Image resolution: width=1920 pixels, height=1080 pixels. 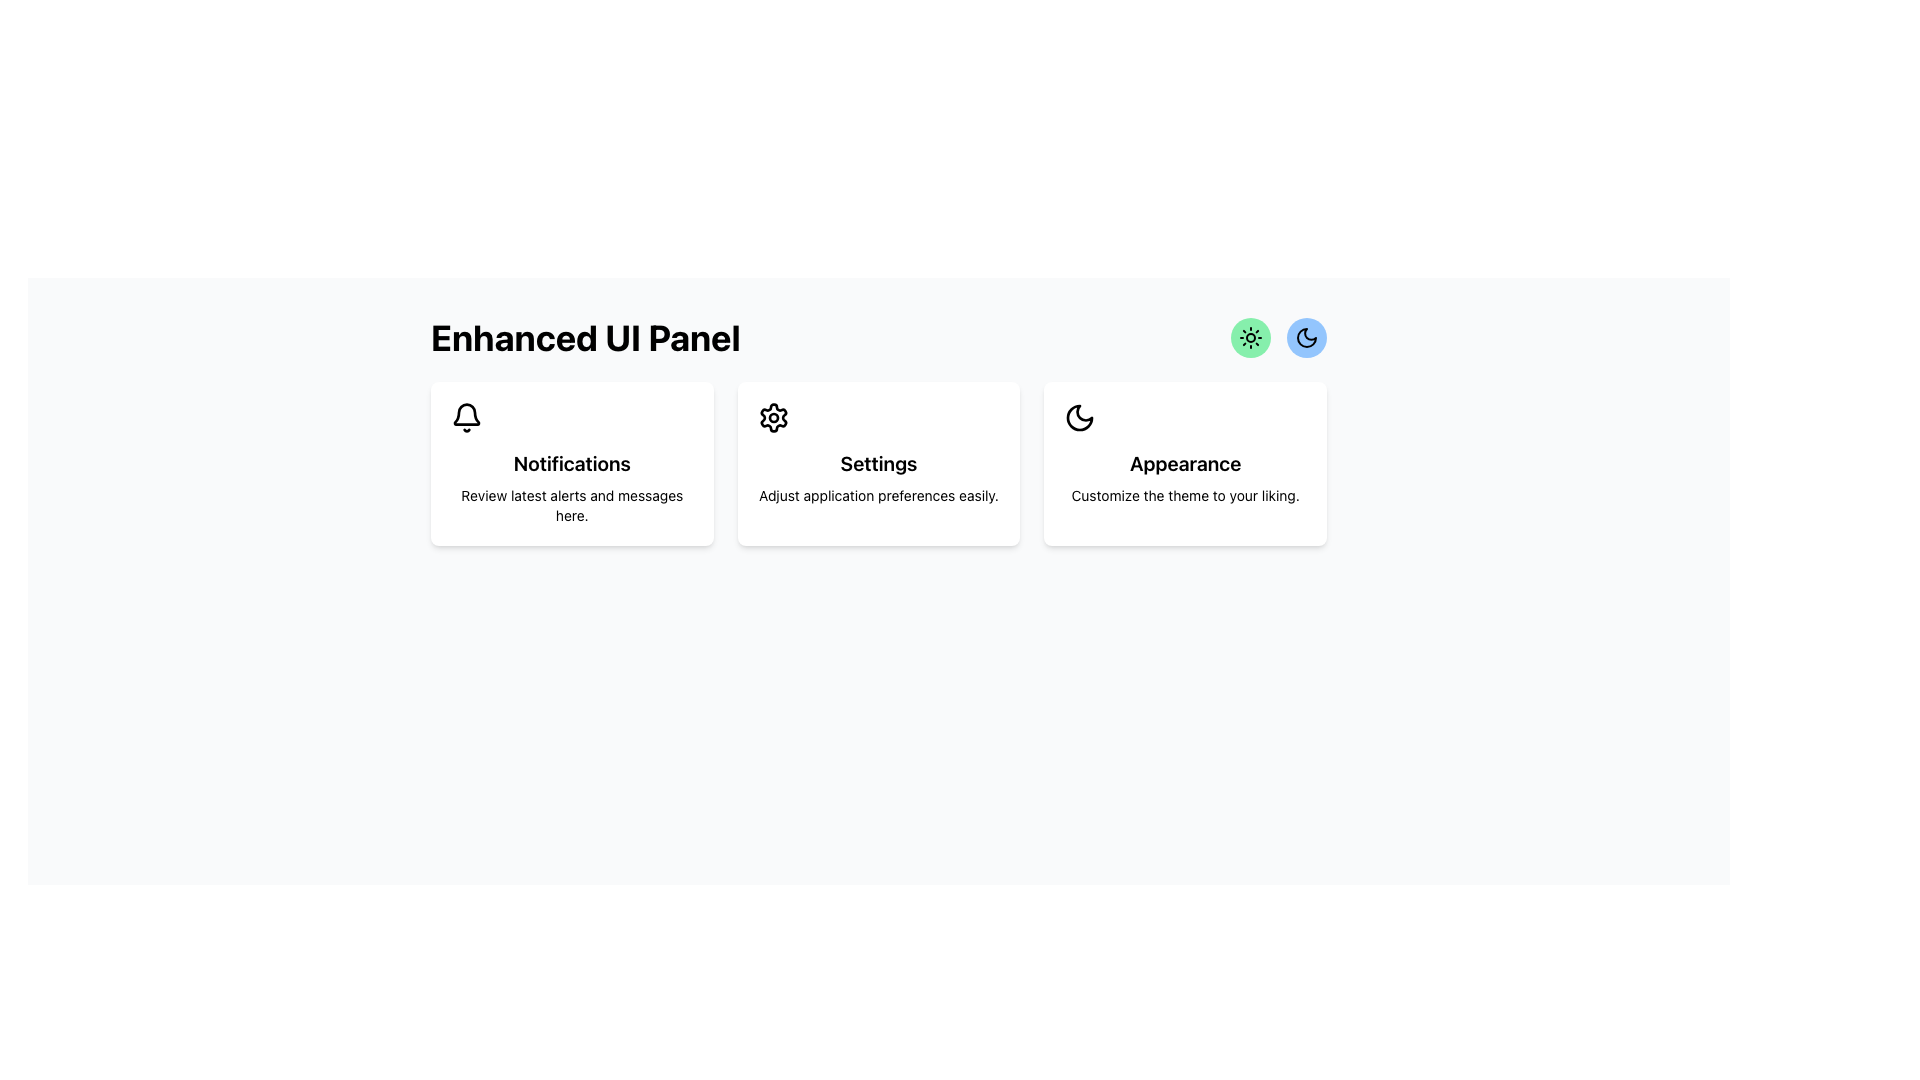 I want to click on the gear-shaped icon in the 'Settings' card, located centrally in the second card of a three-card layout under the 'Enhanced UI Panel' title, so click(x=772, y=416).